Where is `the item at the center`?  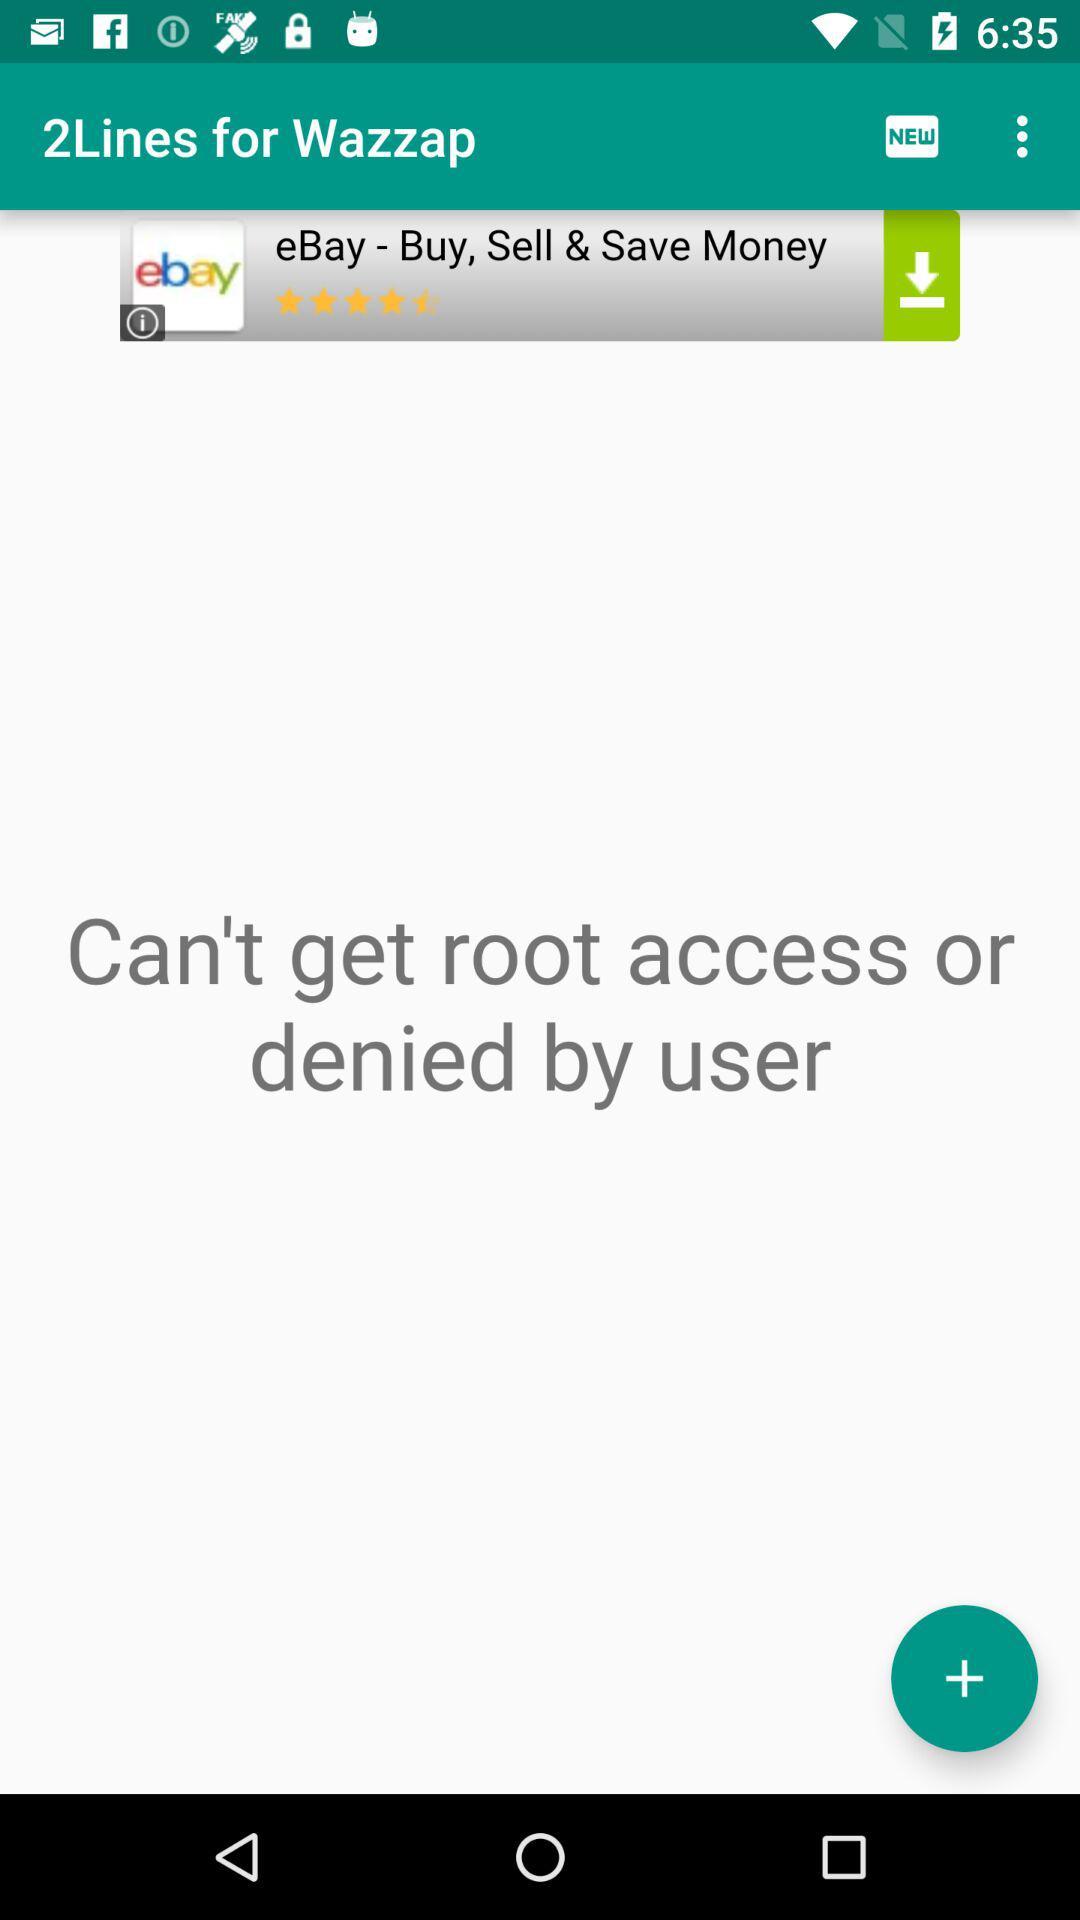
the item at the center is located at coordinates (540, 1001).